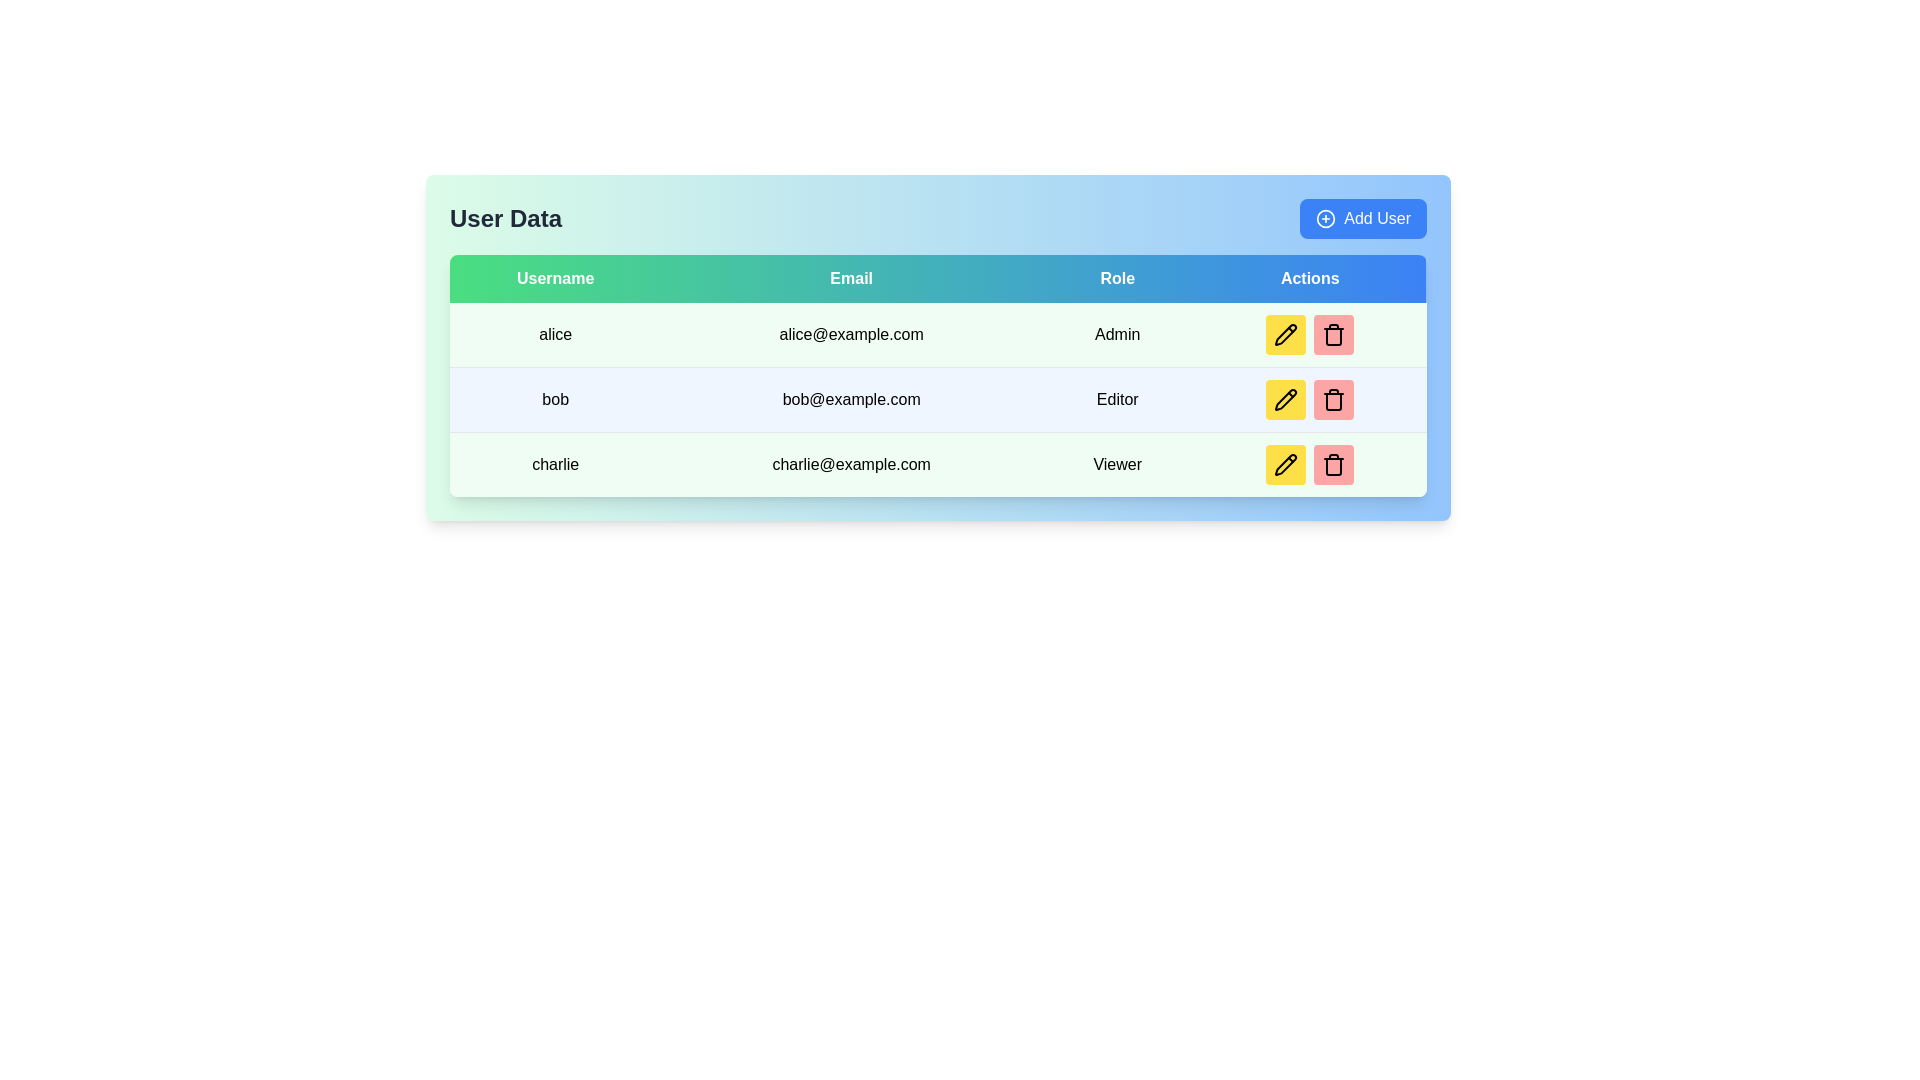  I want to click on the delete button located in the 'Actions' column of the table, specifically in the last row corresponding to the 'Viewer' role, which is the second button to the right of the yellow edit button, so click(1334, 465).